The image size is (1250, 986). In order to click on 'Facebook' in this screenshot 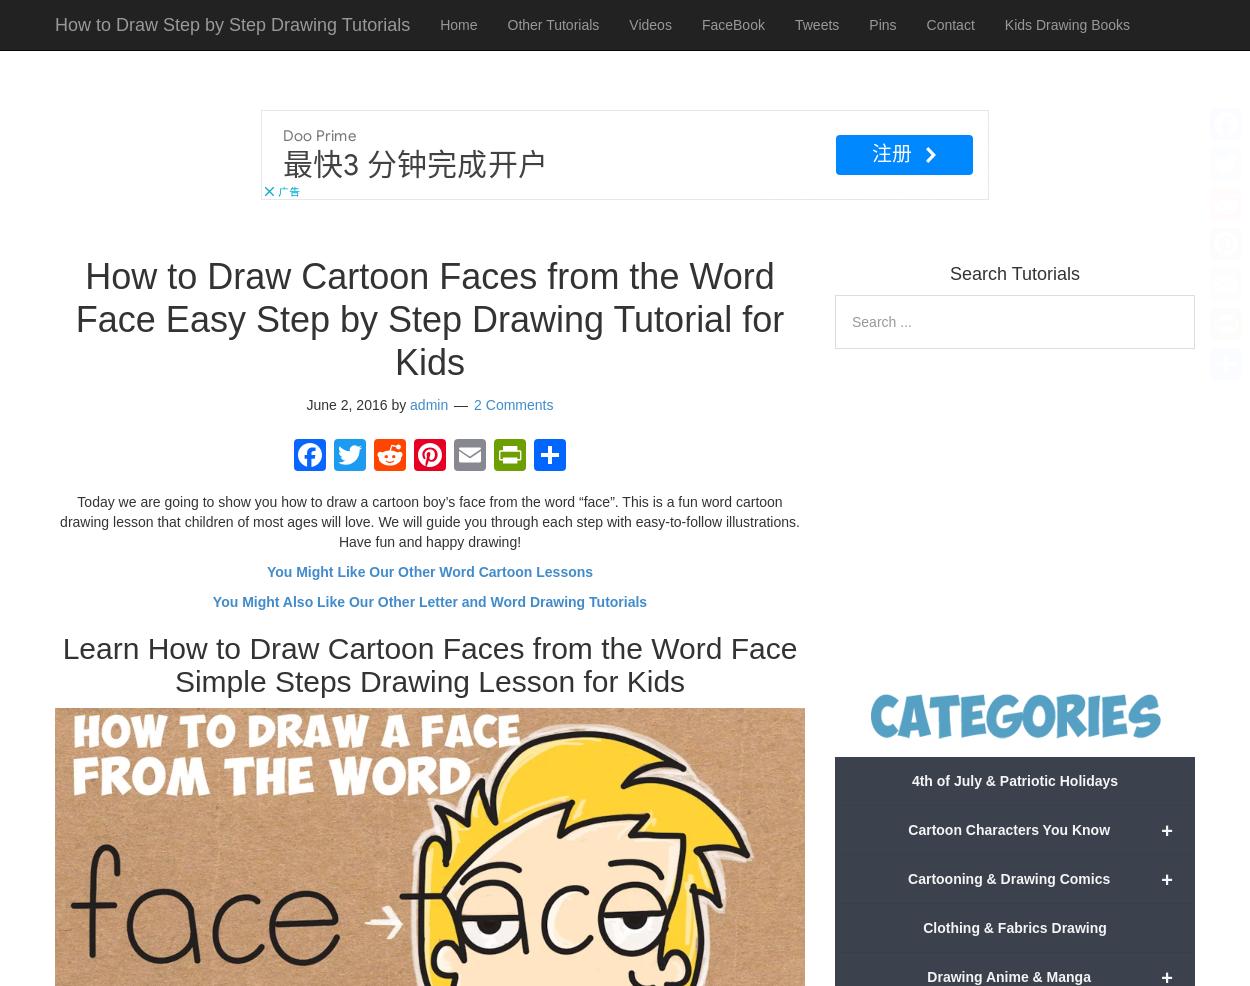, I will do `click(340, 564)`.